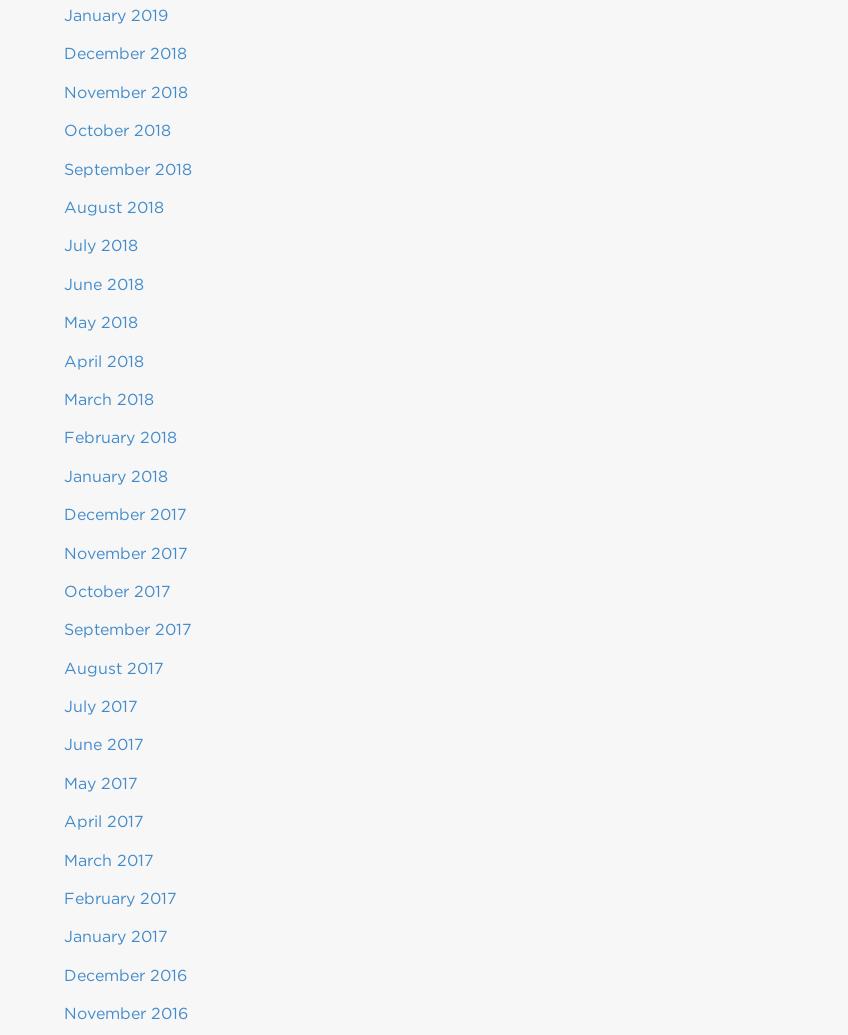 This screenshot has height=1035, width=848. What do you see at coordinates (64, 705) in the screenshot?
I see `'July 2017'` at bounding box center [64, 705].